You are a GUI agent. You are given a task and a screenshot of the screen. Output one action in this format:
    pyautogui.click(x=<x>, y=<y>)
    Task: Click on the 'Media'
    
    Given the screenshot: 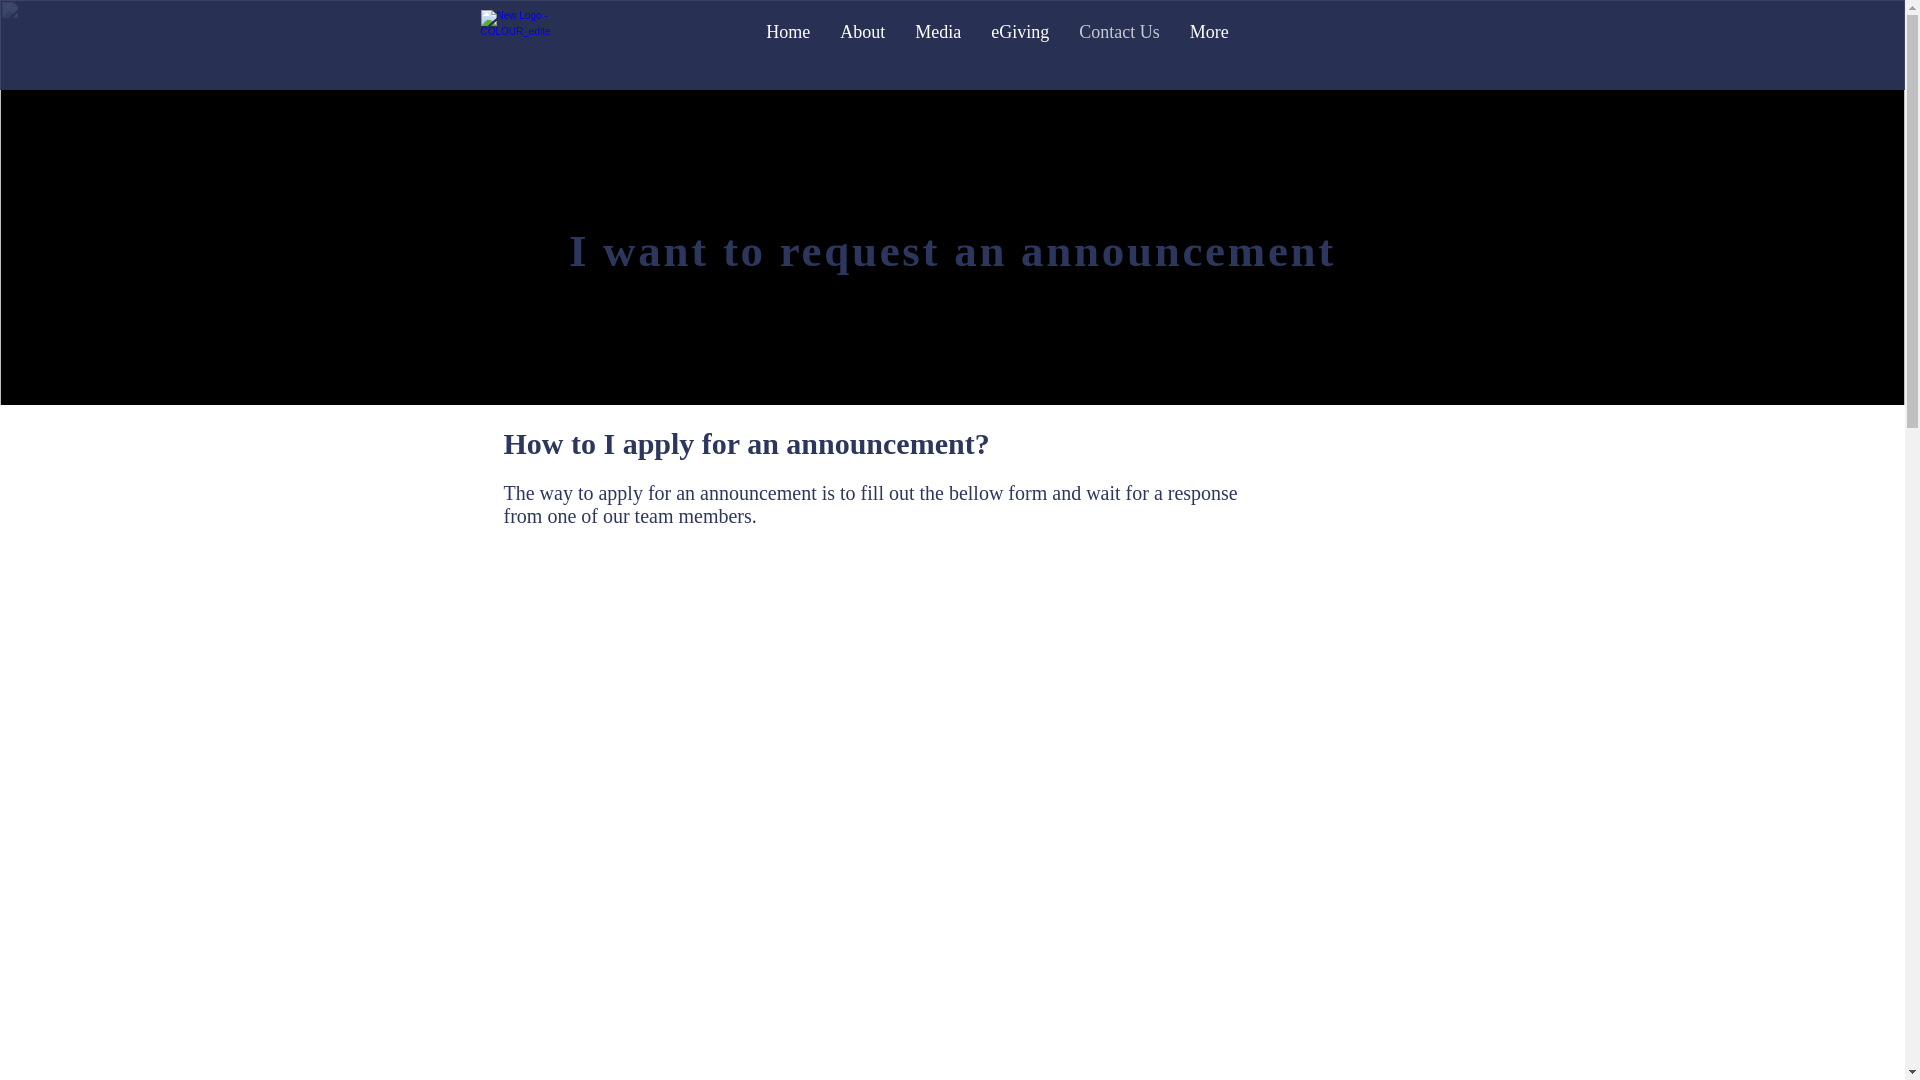 What is the action you would take?
    pyautogui.click(x=936, y=45)
    